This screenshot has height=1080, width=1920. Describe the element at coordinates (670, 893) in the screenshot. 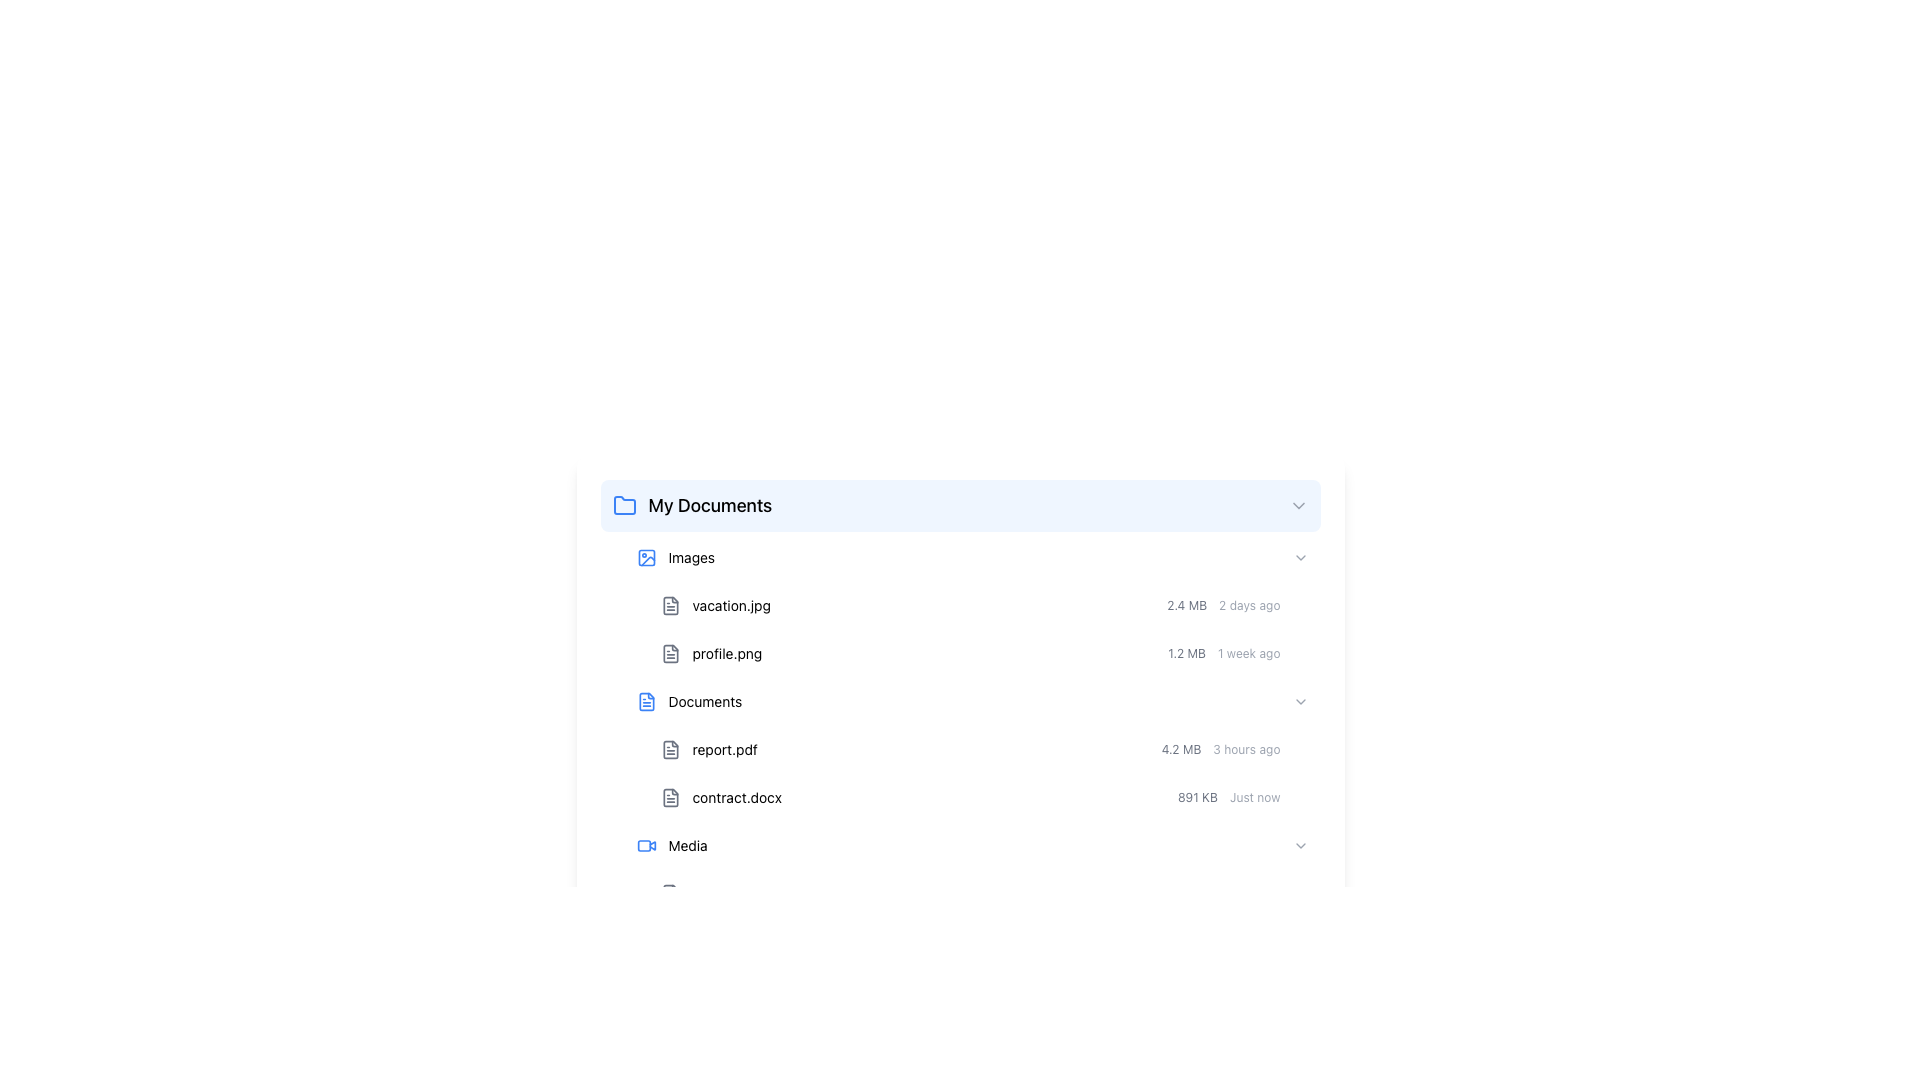

I see `the 'Media' icon located at the bottom of the list of document folder entries, which is to the left of the text 'Media'` at that location.